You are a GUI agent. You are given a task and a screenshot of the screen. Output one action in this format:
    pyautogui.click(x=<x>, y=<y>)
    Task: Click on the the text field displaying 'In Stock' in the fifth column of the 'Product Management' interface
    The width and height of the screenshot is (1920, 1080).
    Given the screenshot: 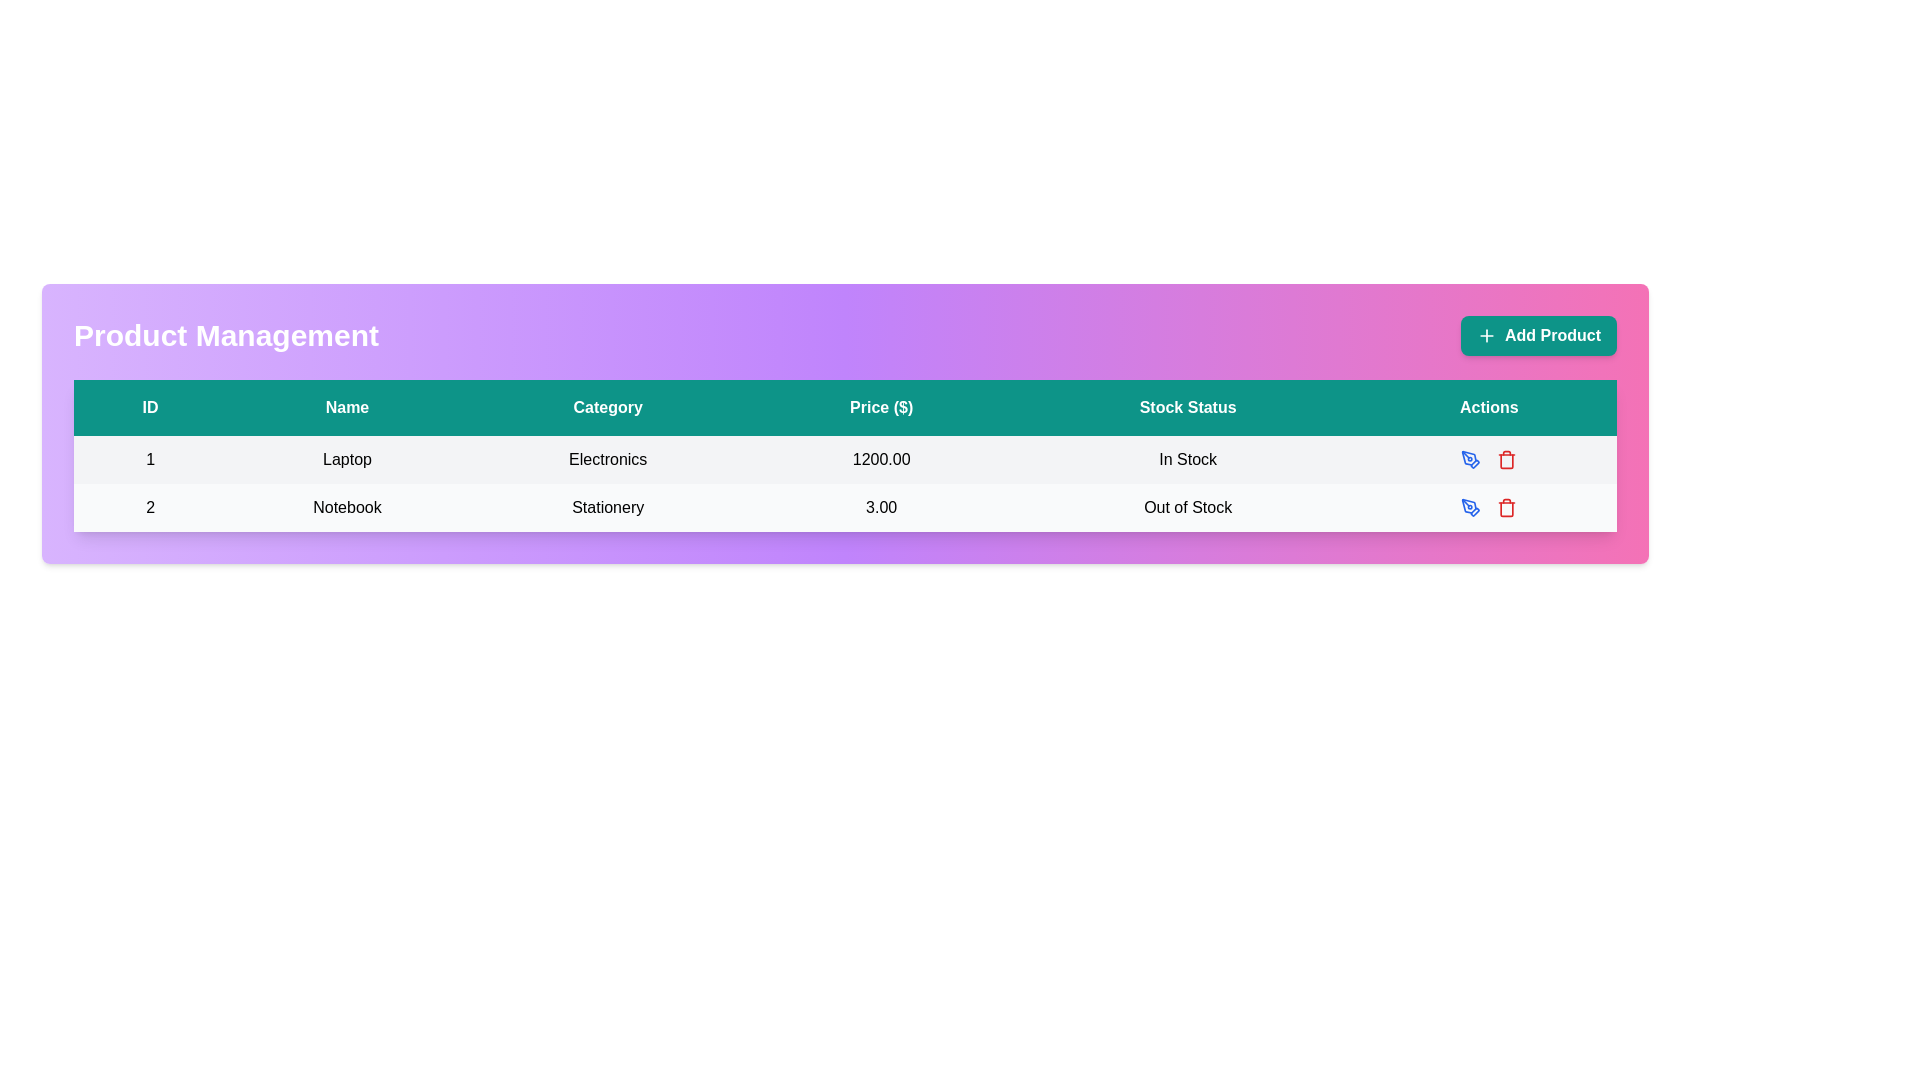 What is the action you would take?
    pyautogui.click(x=1188, y=459)
    